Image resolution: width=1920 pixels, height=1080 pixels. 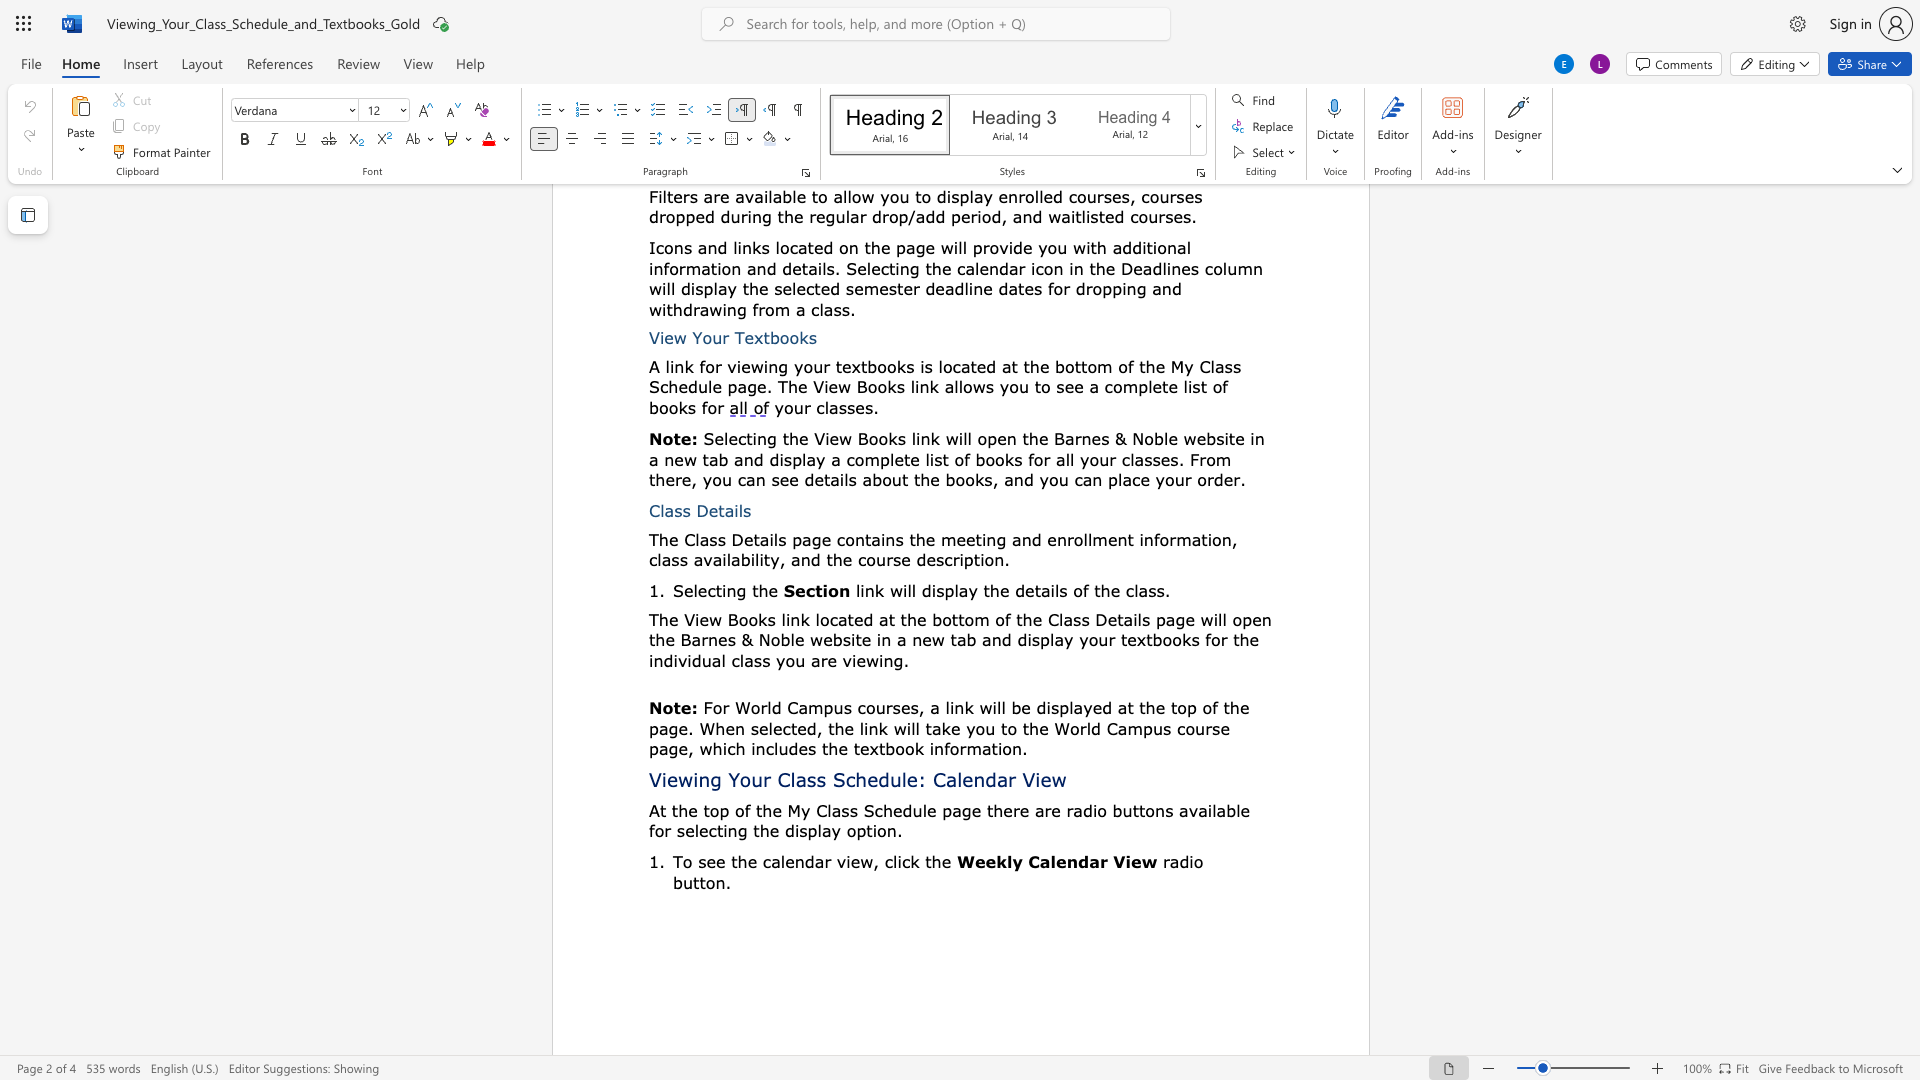 What do you see at coordinates (1016, 810) in the screenshot?
I see `the 1th character "r" in the text` at bounding box center [1016, 810].